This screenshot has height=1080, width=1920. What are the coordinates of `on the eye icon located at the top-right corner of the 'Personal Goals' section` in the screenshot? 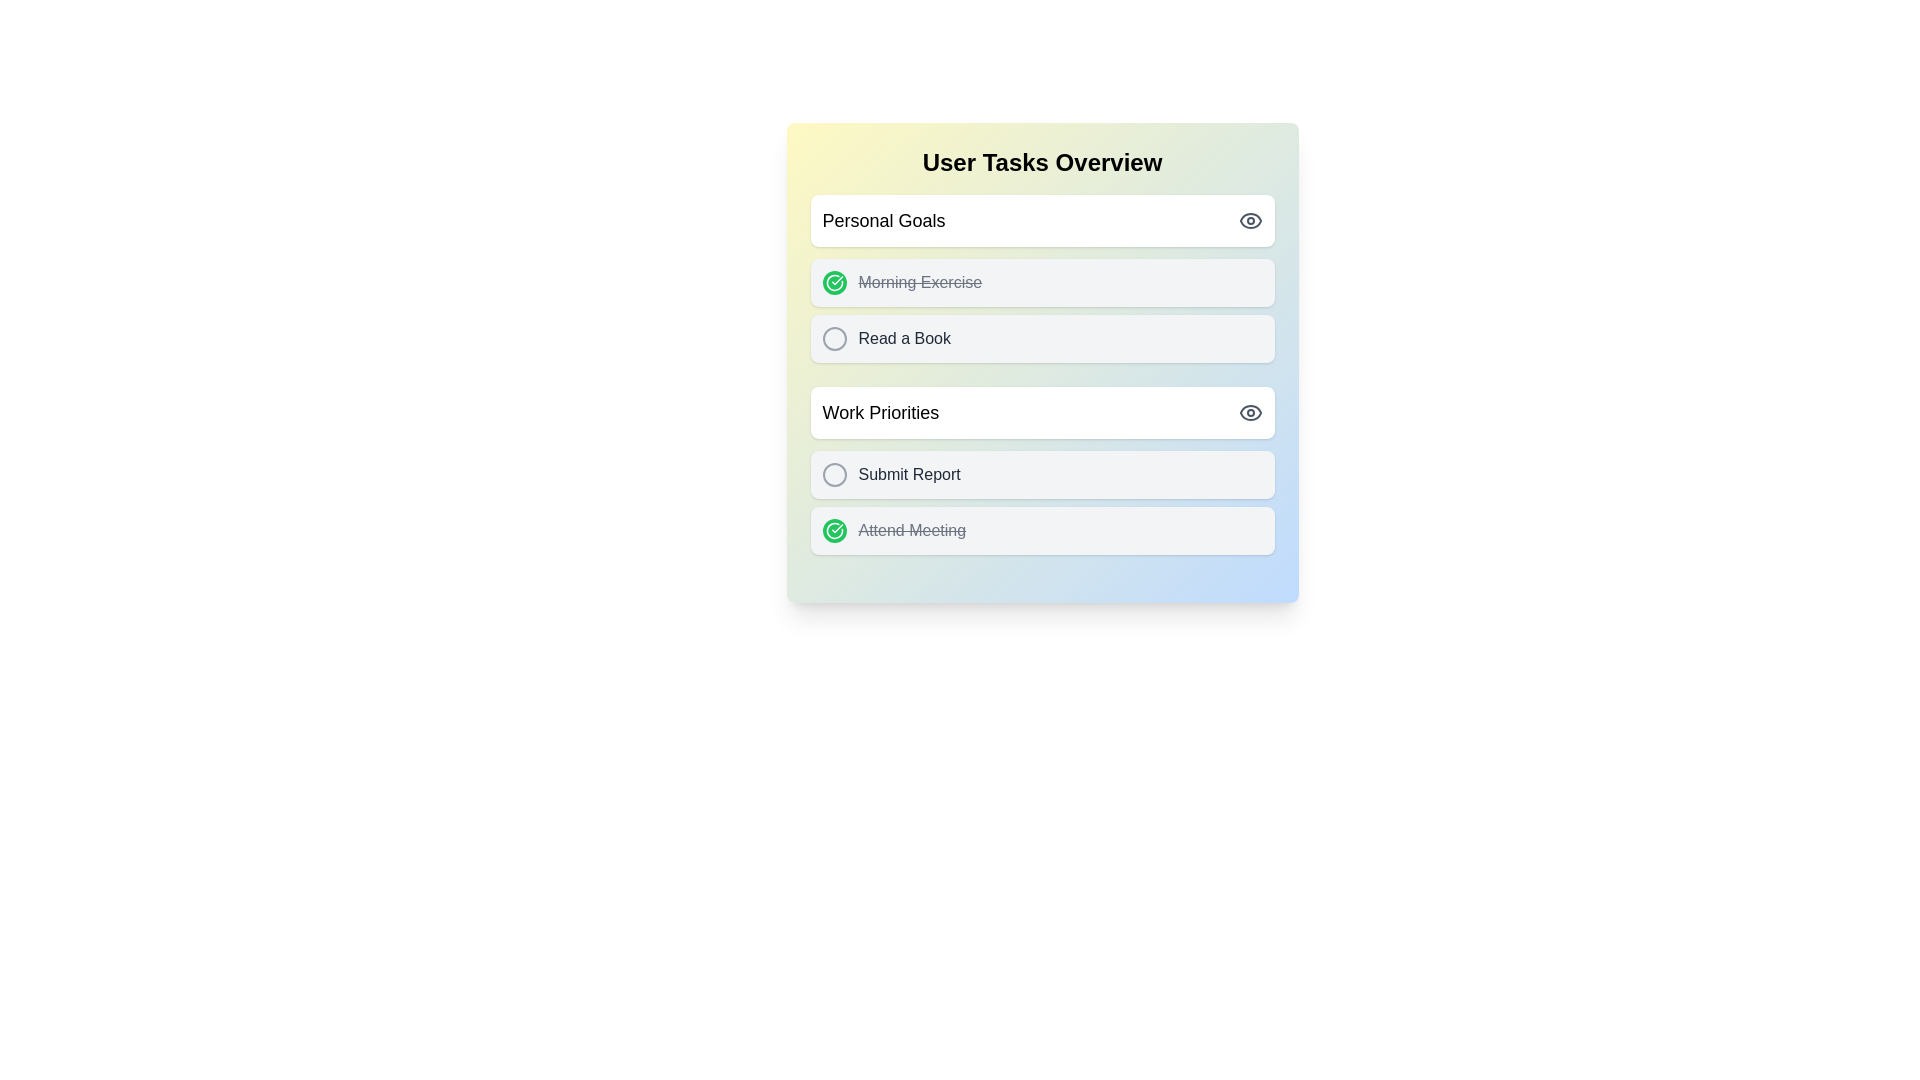 It's located at (1249, 220).